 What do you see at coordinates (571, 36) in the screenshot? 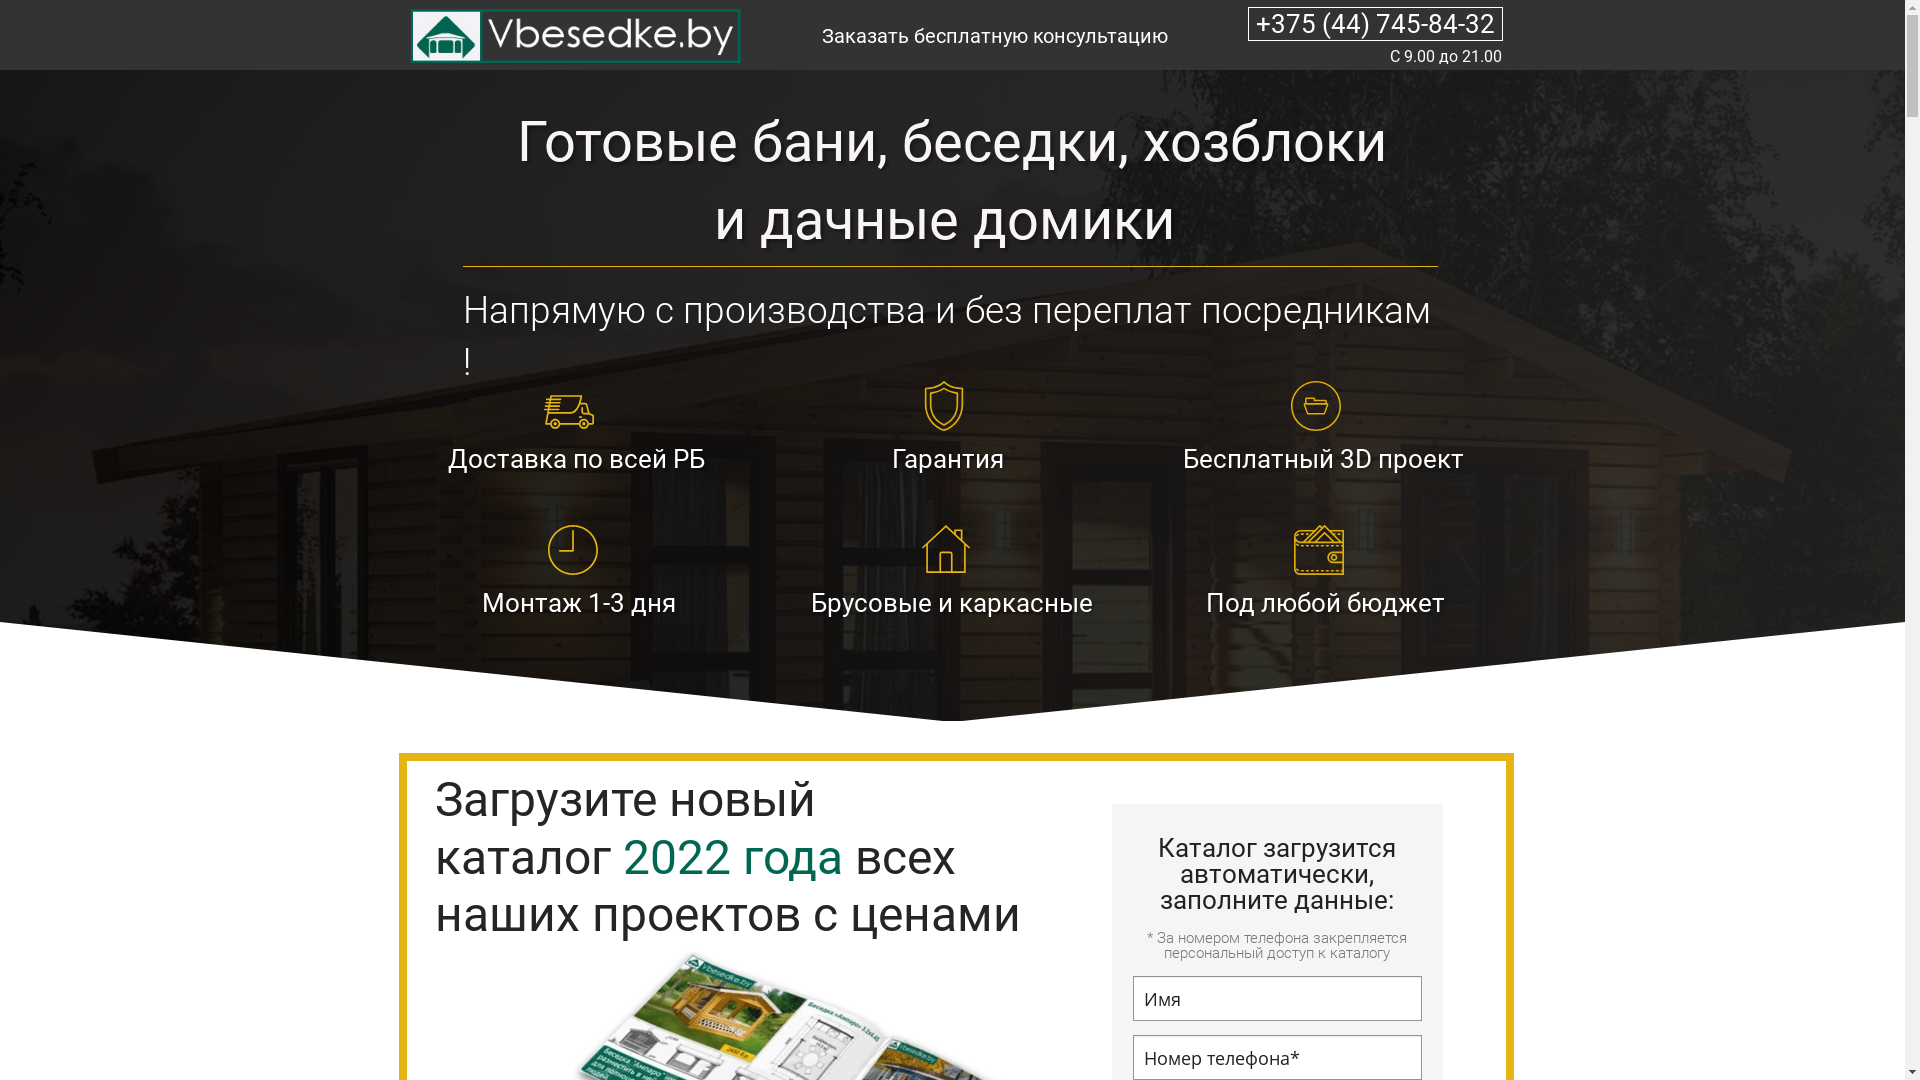
I see `'Vbesedke.by'` at bounding box center [571, 36].